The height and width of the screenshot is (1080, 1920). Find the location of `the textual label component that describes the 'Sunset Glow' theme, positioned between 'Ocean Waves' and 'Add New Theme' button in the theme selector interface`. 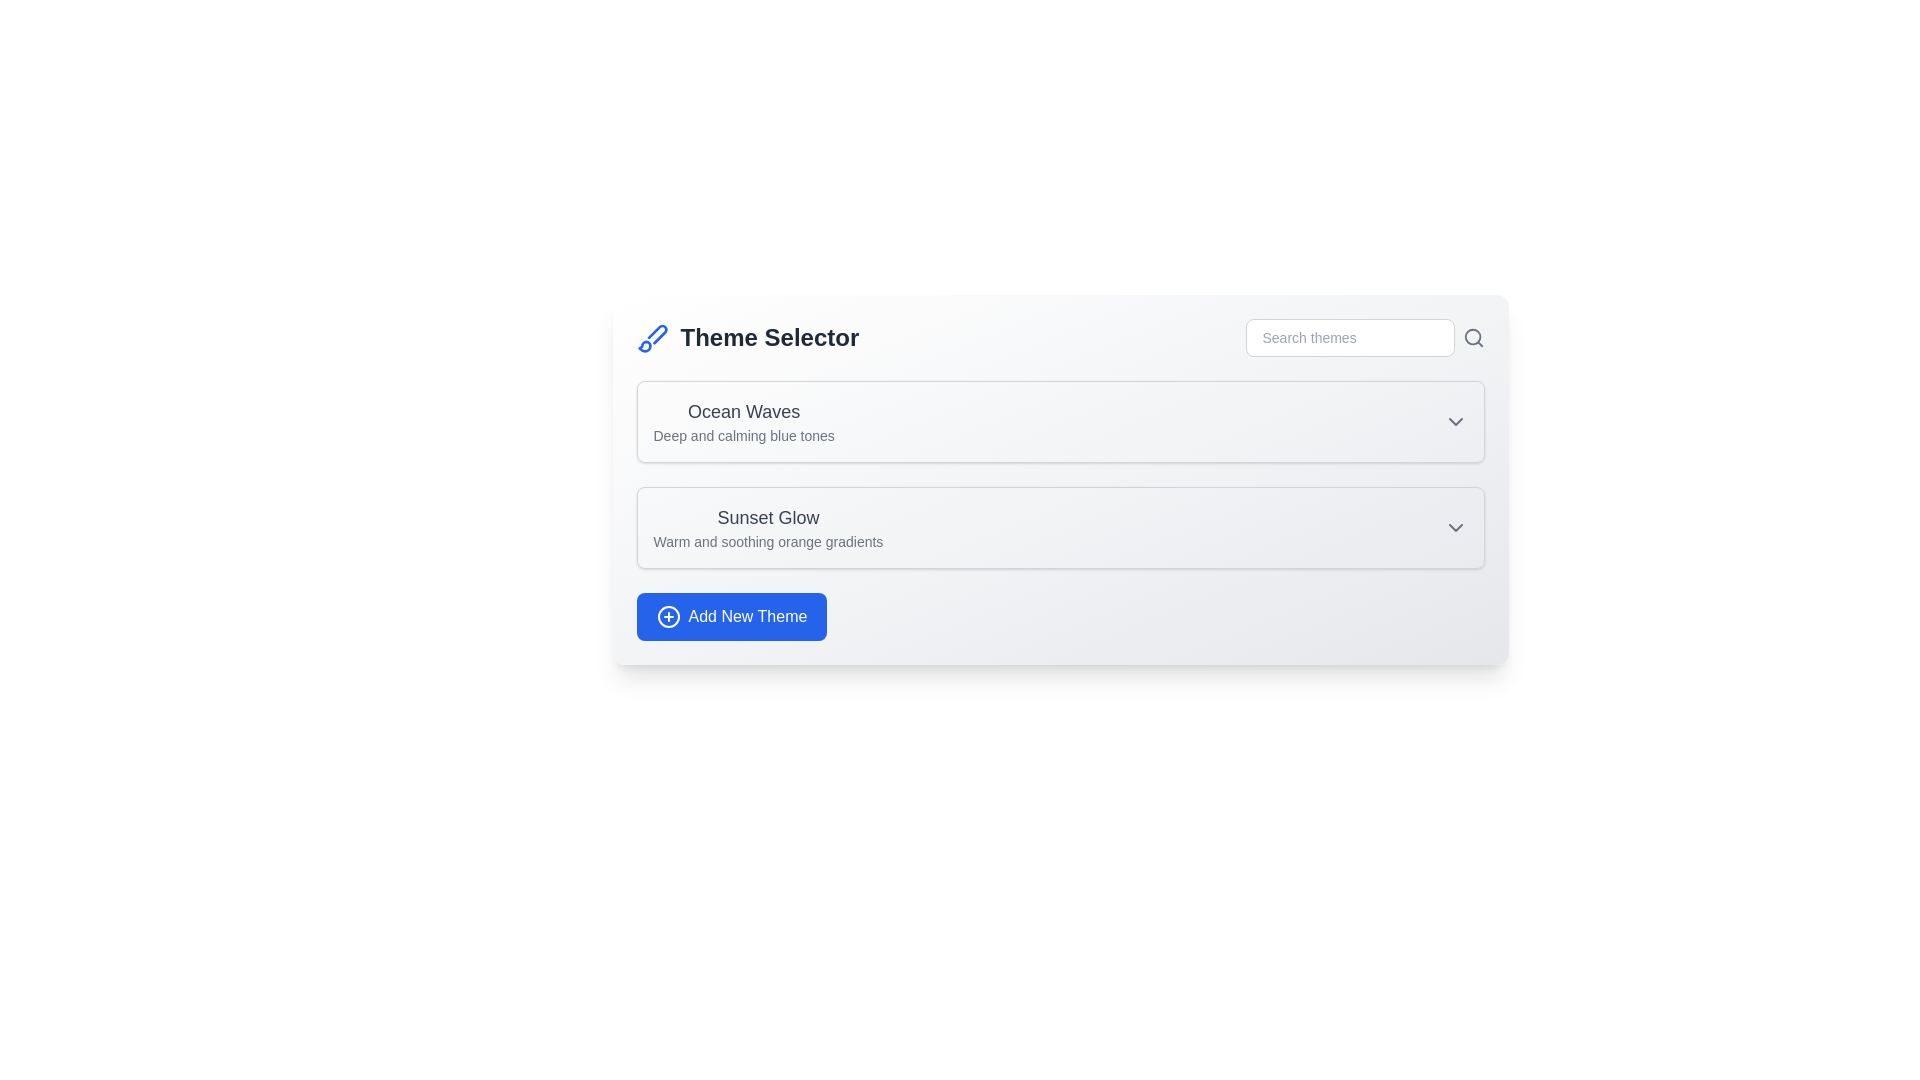

the textual label component that describes the 'Sunset Glow' theme, positioned between 'Ocean Waves' and 'Add New Theme' button in the theme selector interface is located at coordinates (767, 527).